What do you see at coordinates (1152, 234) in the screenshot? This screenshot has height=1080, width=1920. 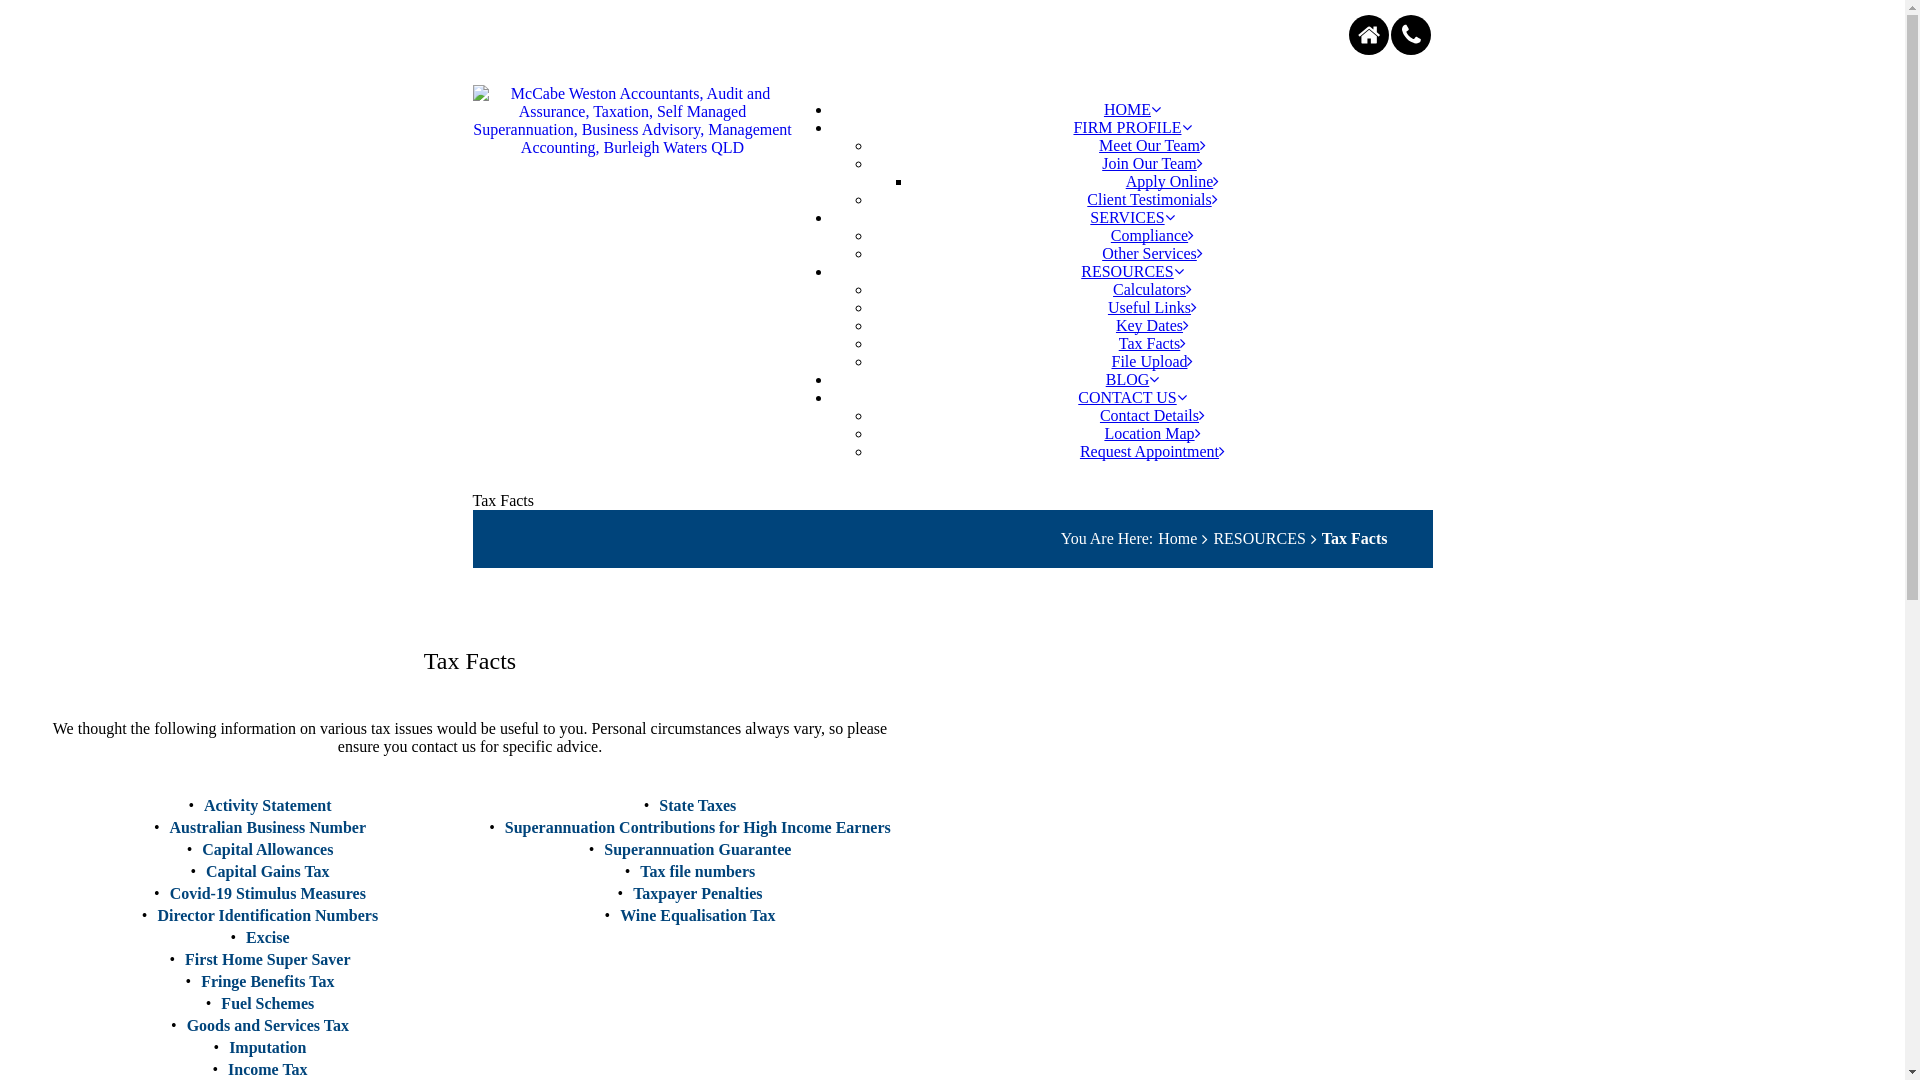 I see `'Compliance'` at bounding box center [1152, 234].